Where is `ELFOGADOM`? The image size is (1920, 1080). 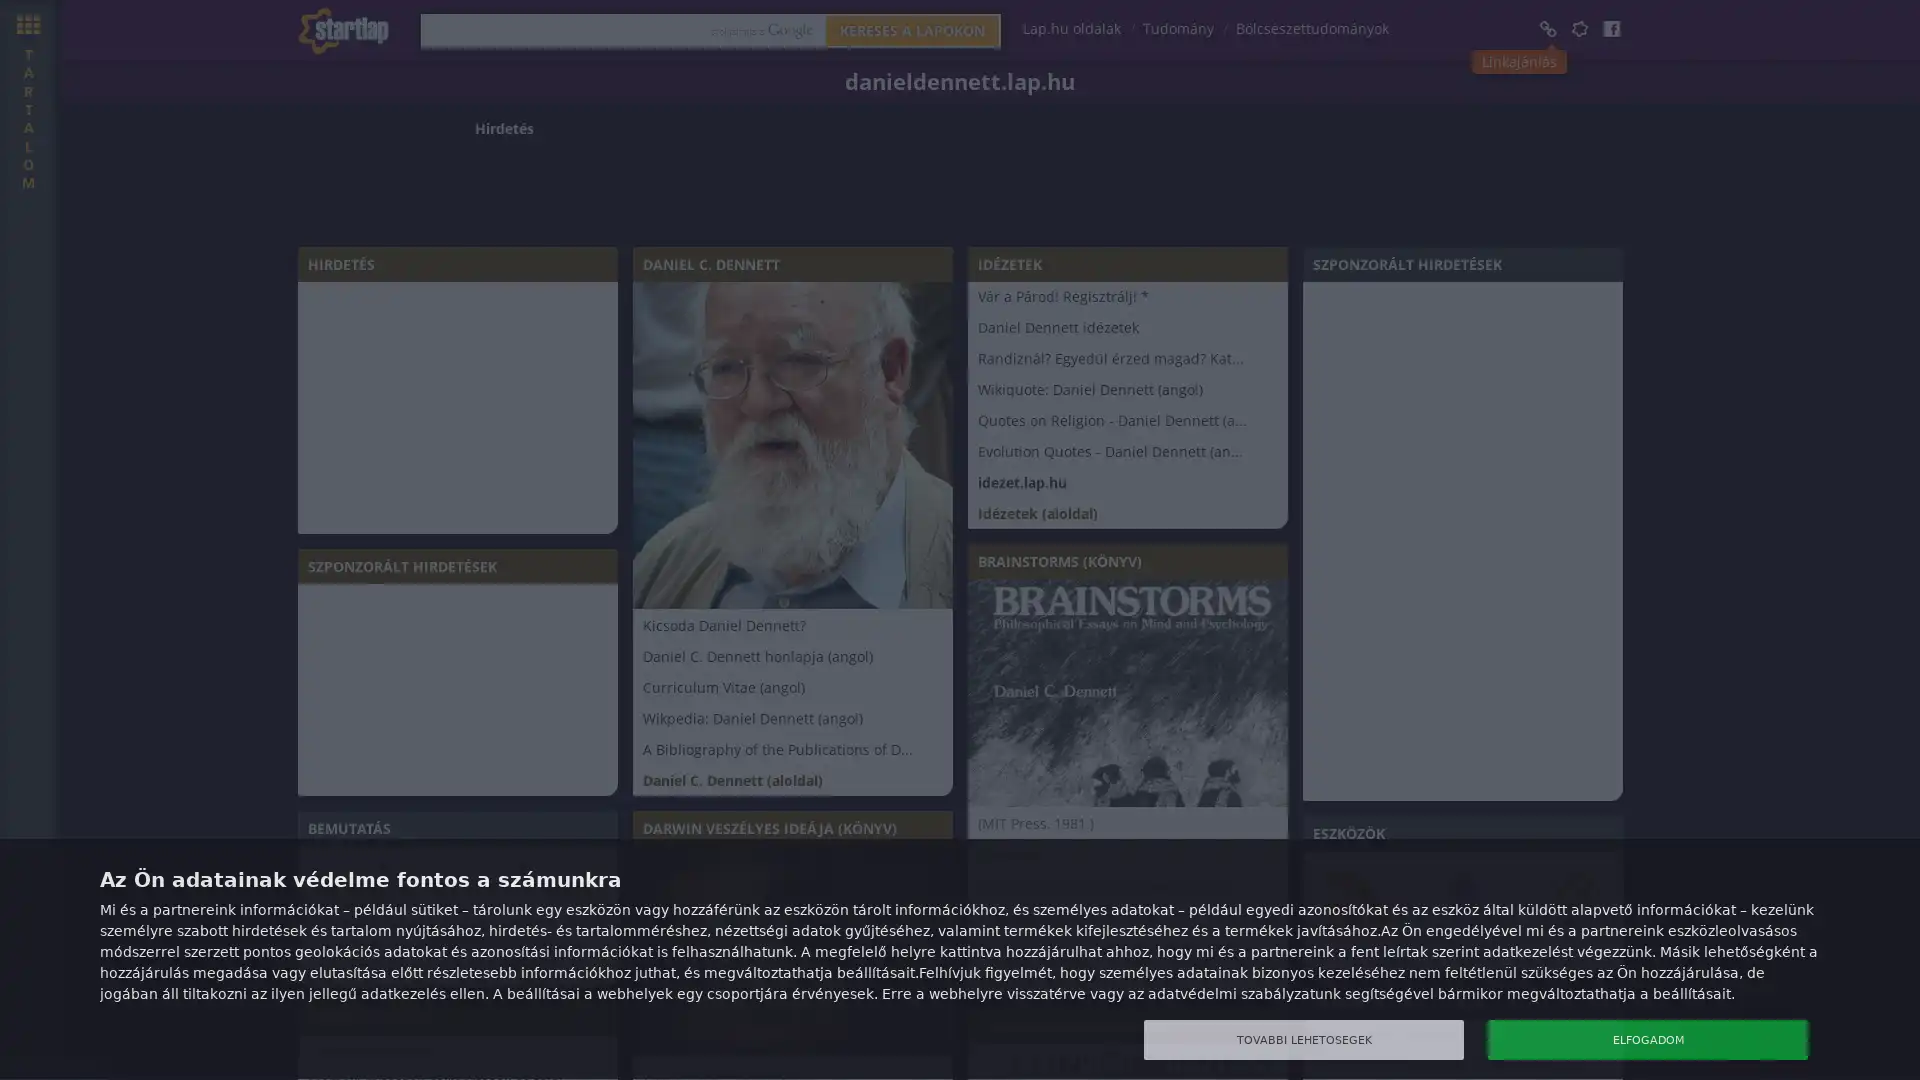
ELFOGADOM is located at coordinates (1647, 1039).